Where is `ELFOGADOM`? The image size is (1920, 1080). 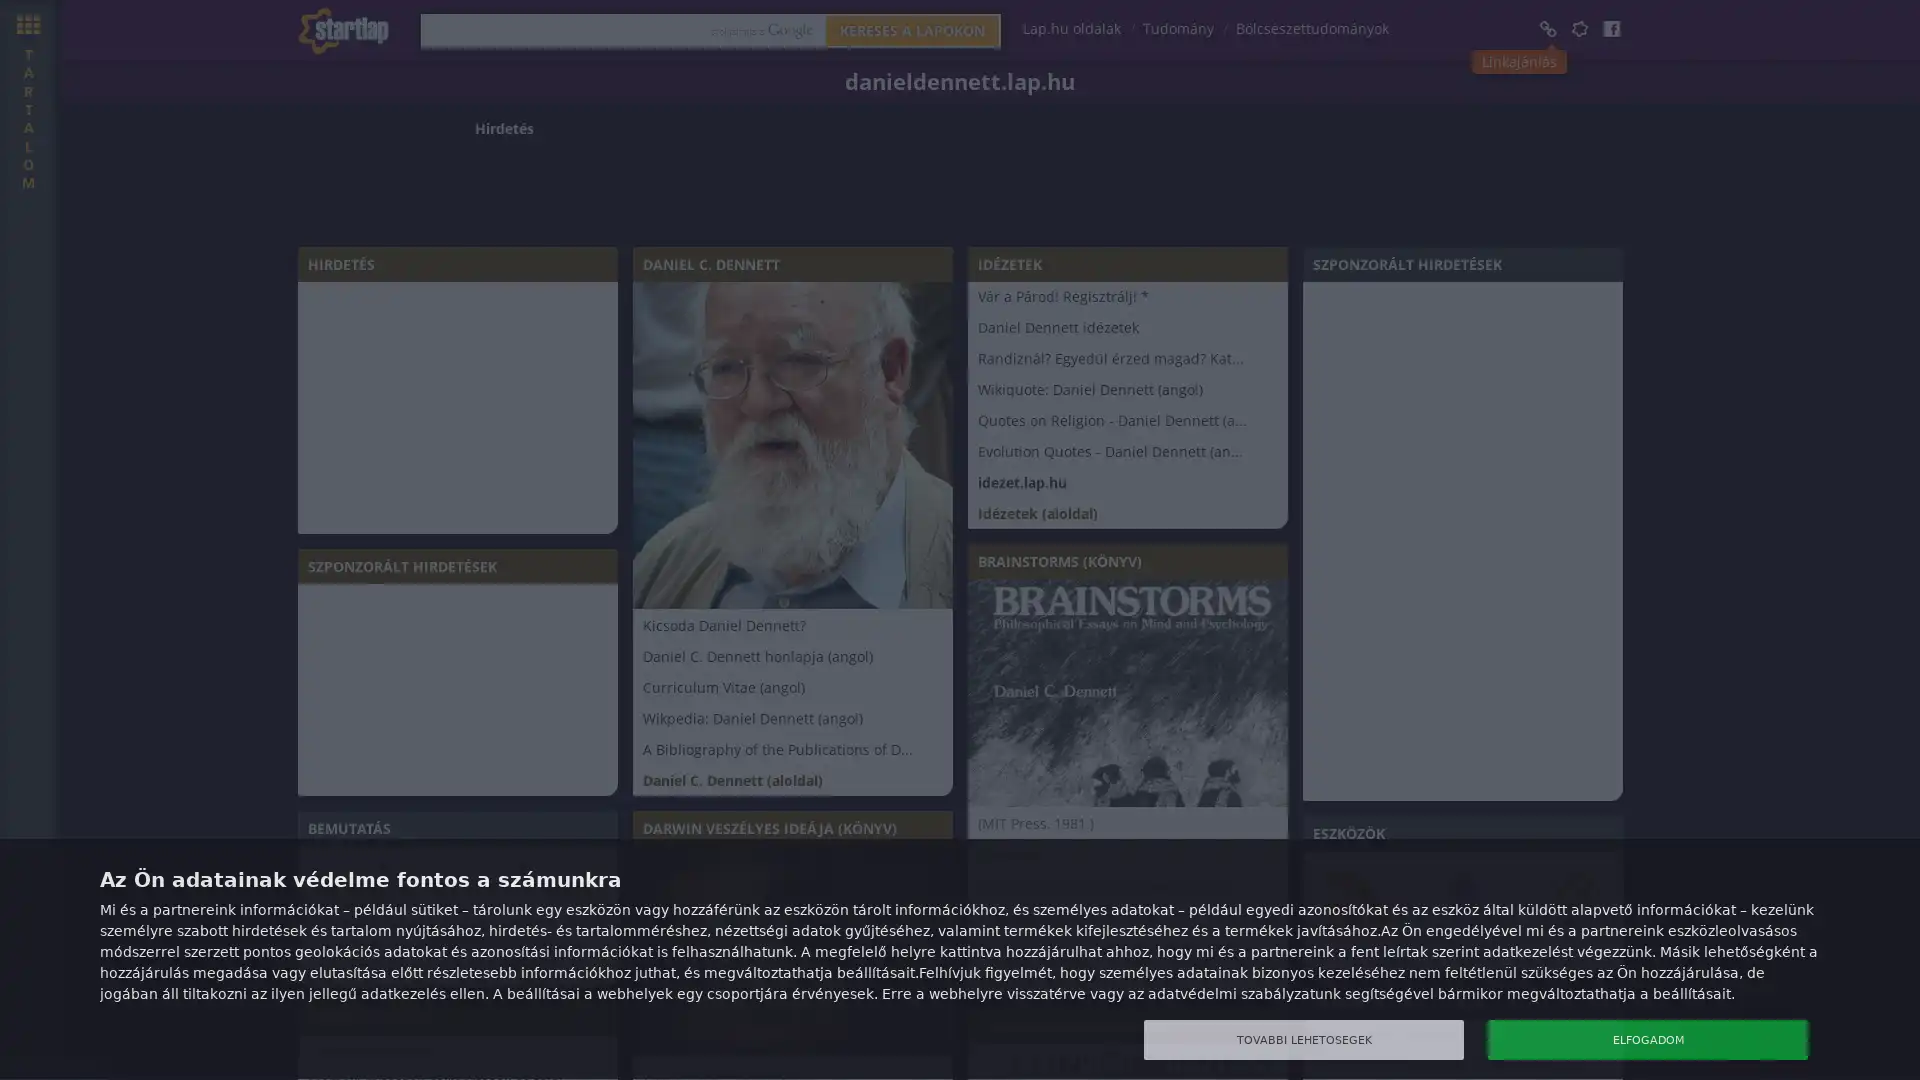
ELFOGADOM is located at coordinates (1647, 1039).